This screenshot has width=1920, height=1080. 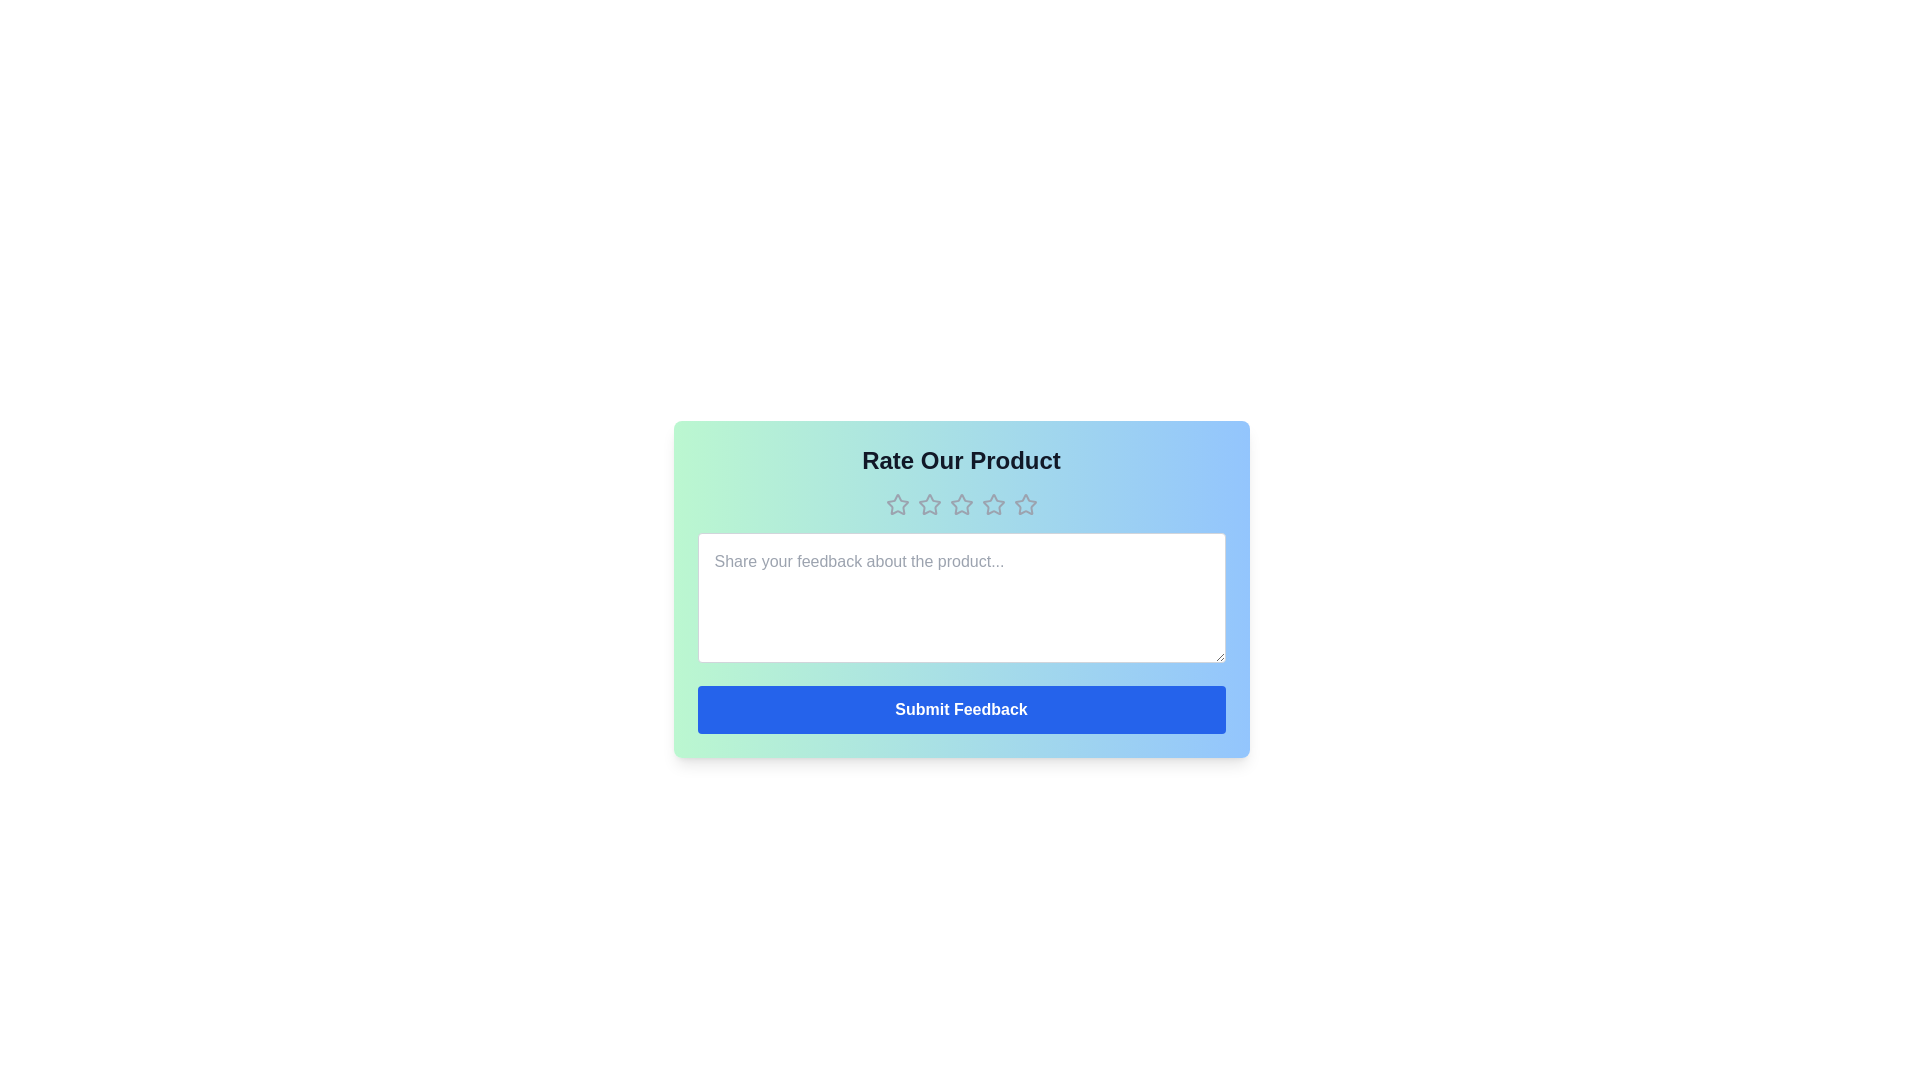 I want to click on the text area and input the text, so click(x=961, y=596).